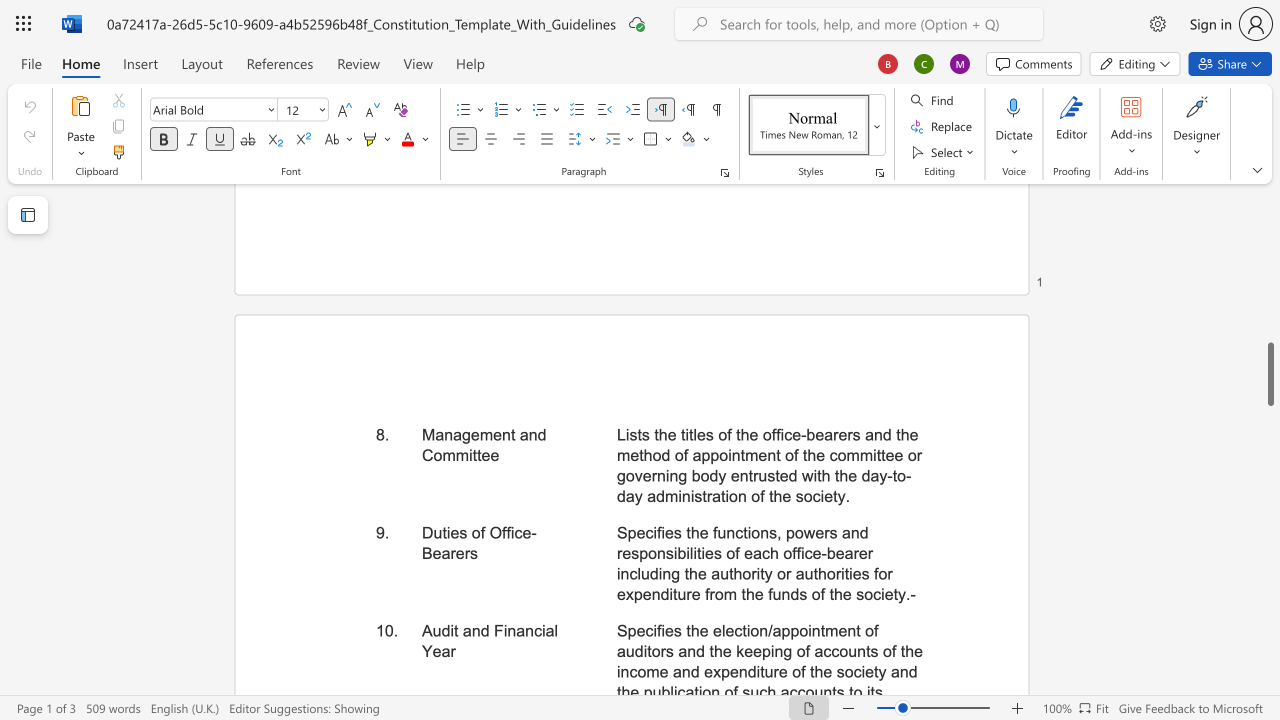  What do you see at coordinates (1269, 270) in the screenshot?
I see `the side scrollbar to bring the page up` at bounding box center [1269, 270].